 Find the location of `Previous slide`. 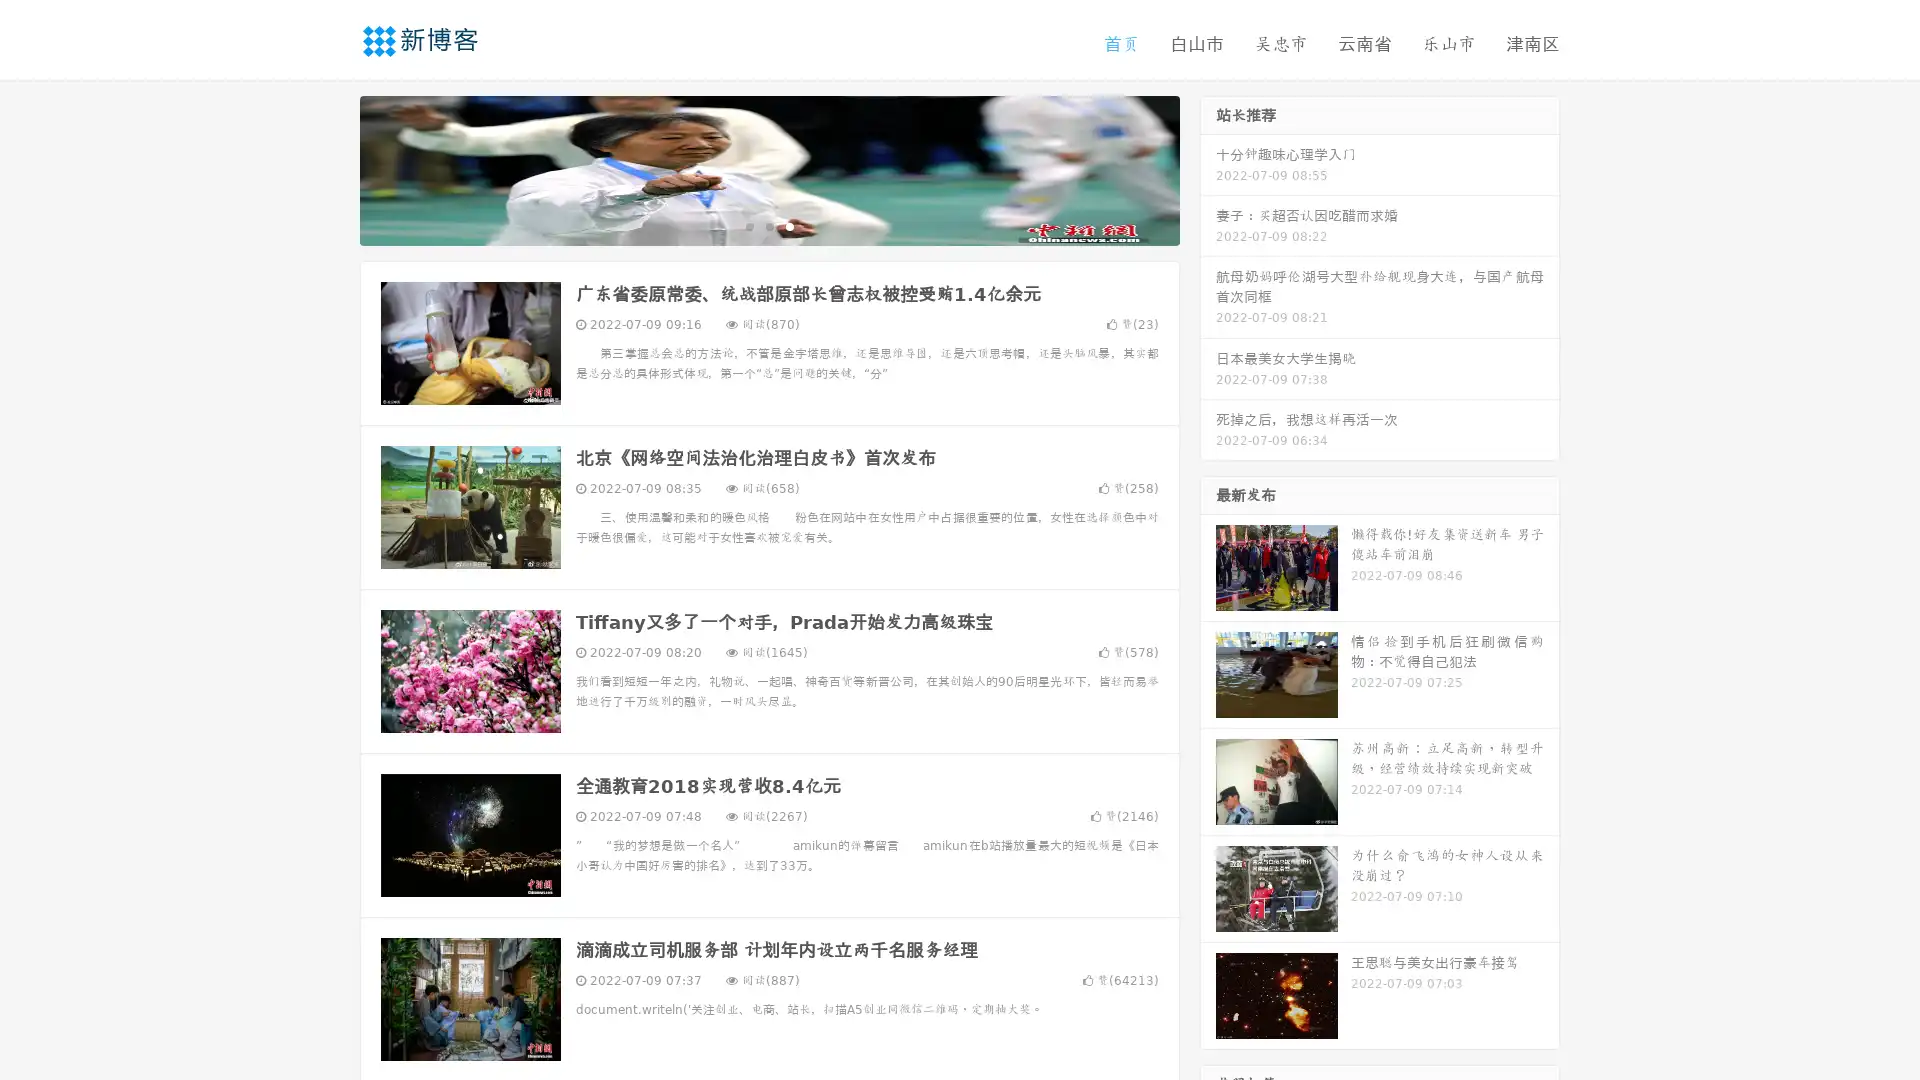

Previous slide is located at coordinates (330, 168).